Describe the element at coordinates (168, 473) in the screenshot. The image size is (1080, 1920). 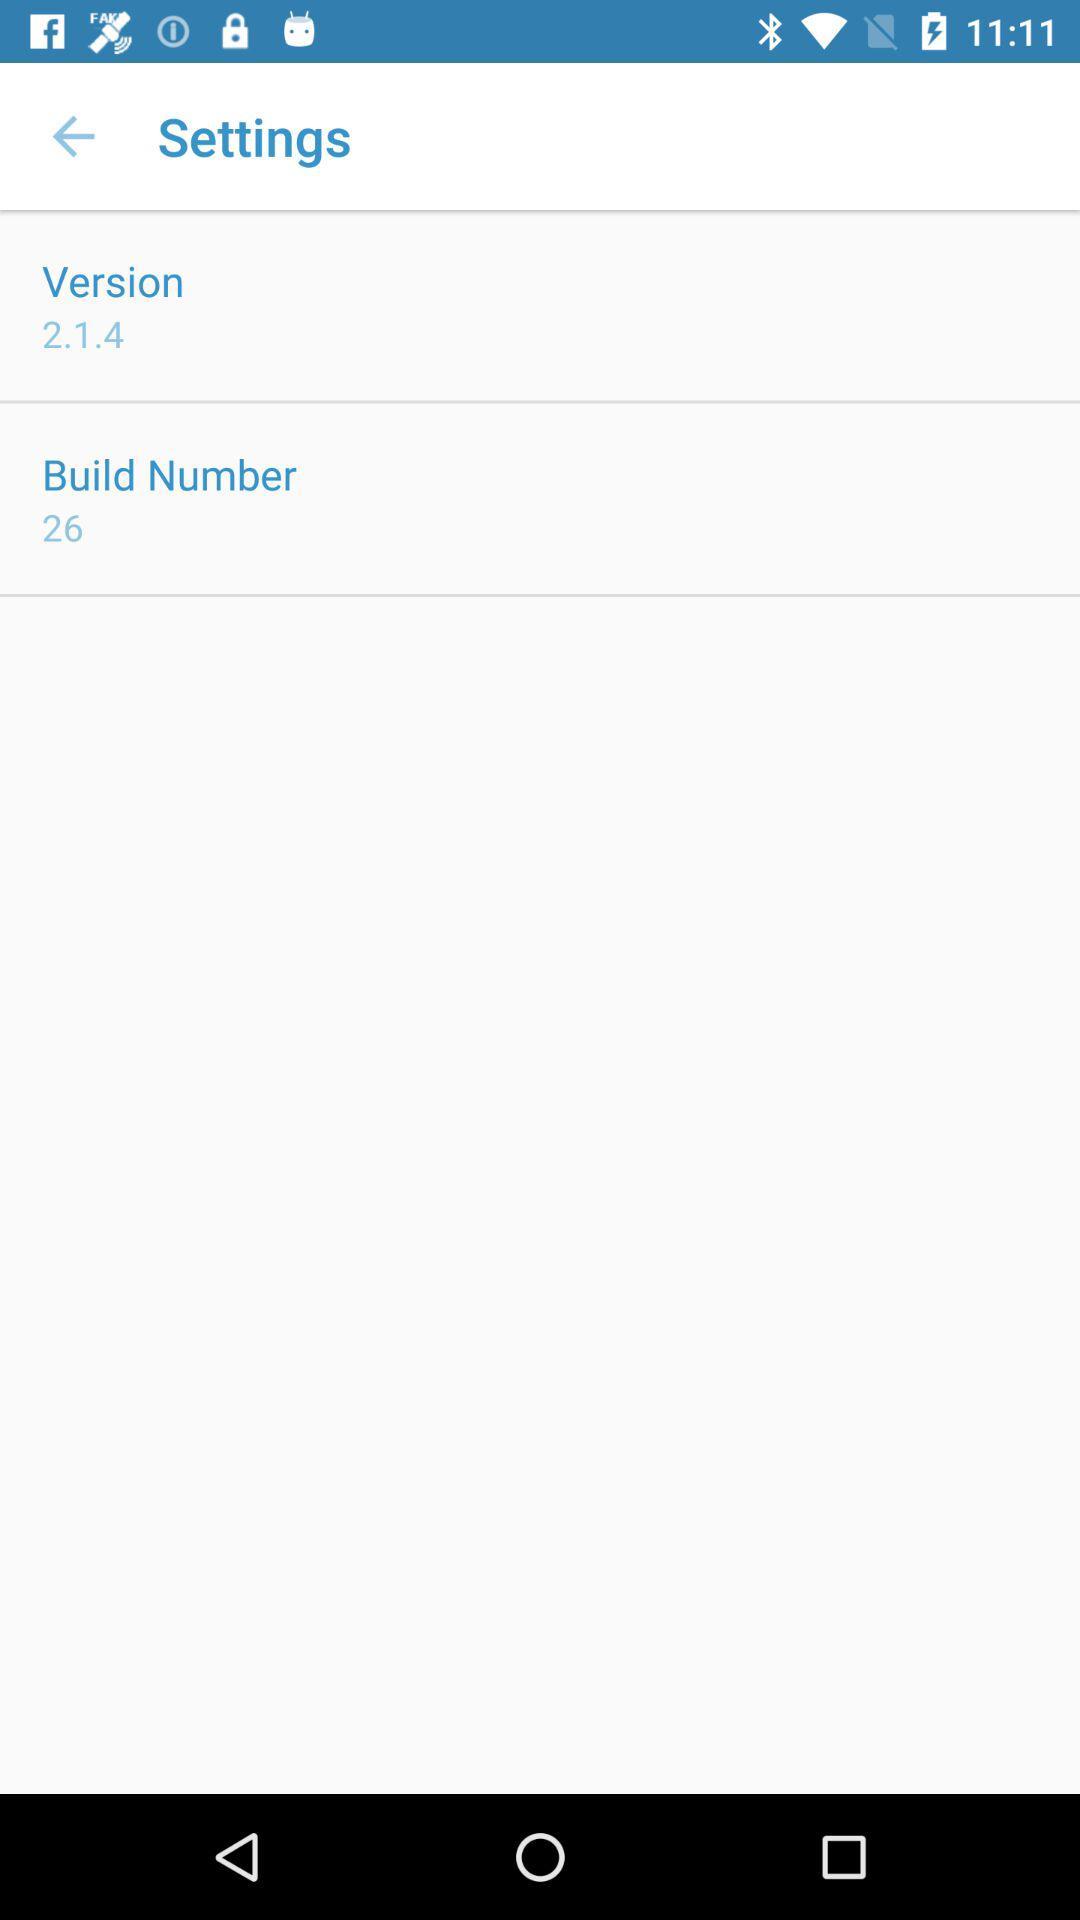
I see `build number item` at that location.